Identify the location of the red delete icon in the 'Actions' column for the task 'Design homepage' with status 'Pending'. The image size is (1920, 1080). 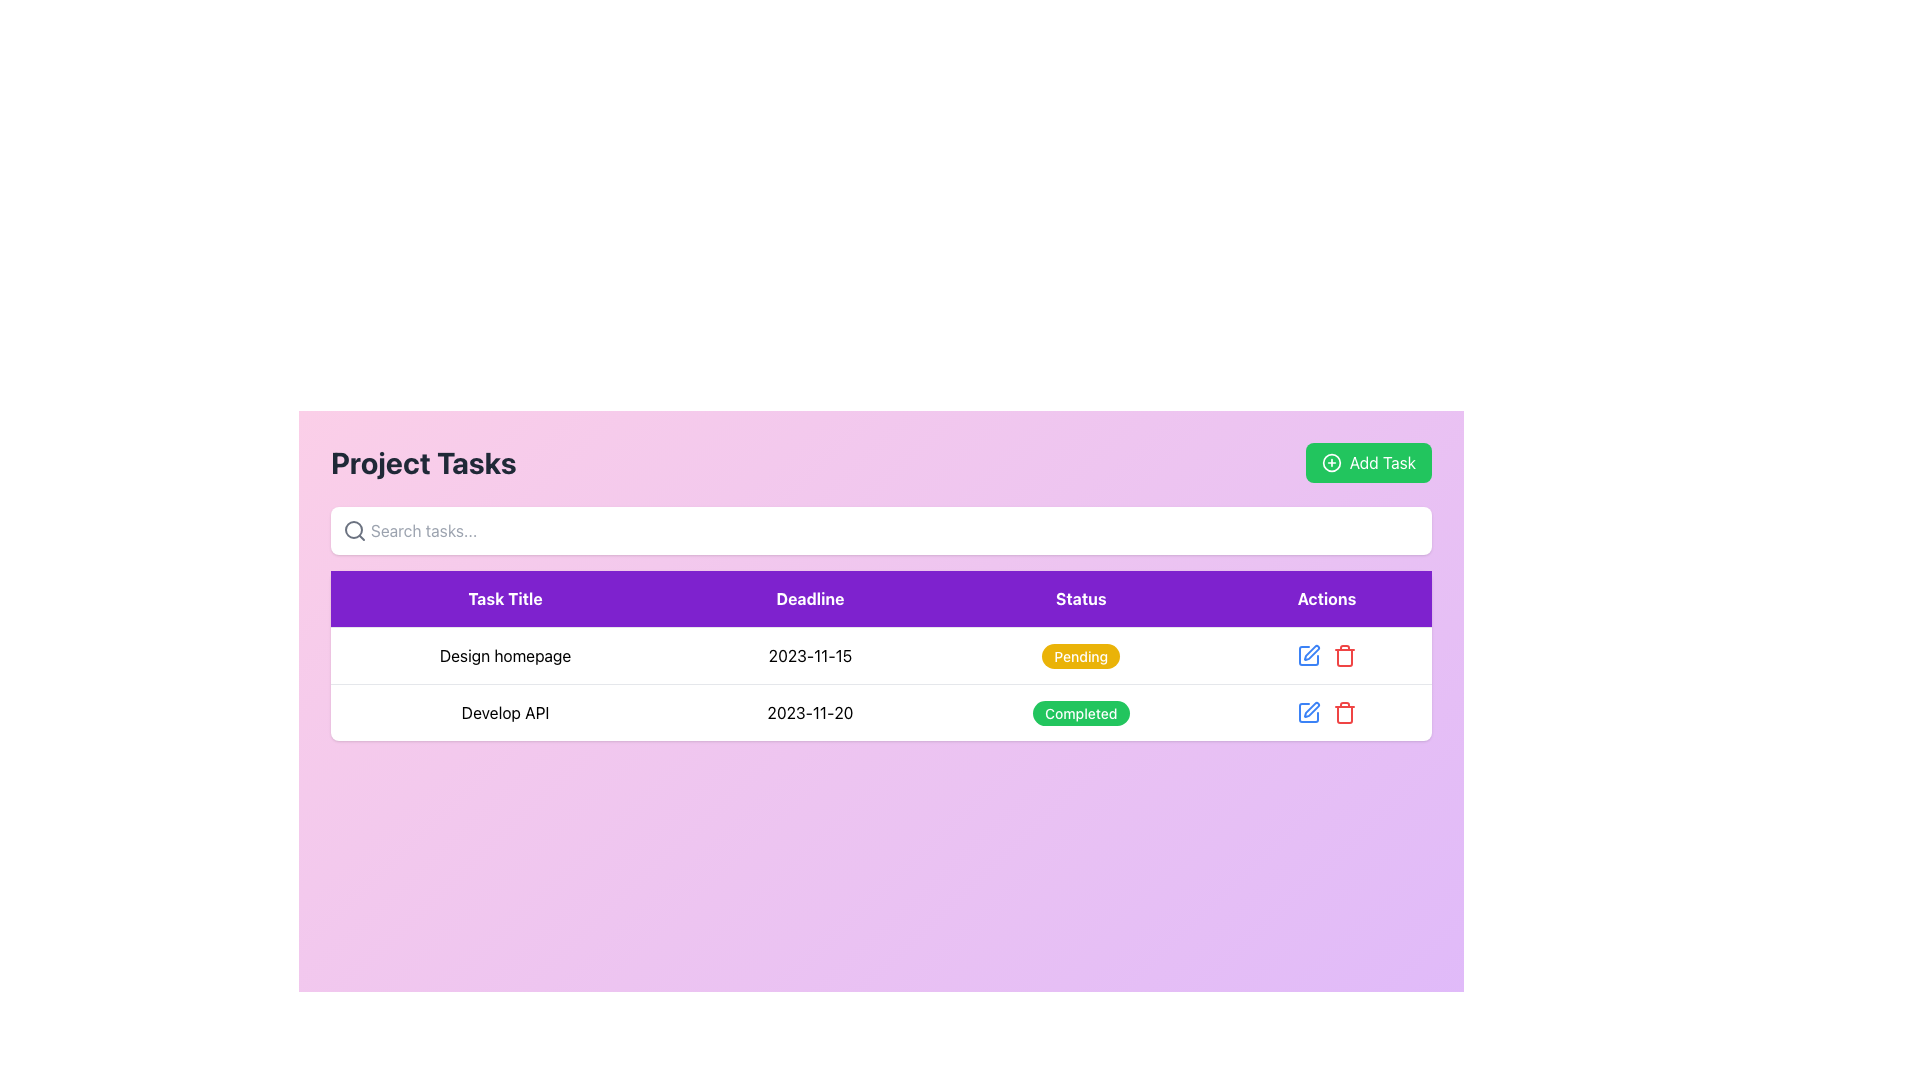
(1326, 655).